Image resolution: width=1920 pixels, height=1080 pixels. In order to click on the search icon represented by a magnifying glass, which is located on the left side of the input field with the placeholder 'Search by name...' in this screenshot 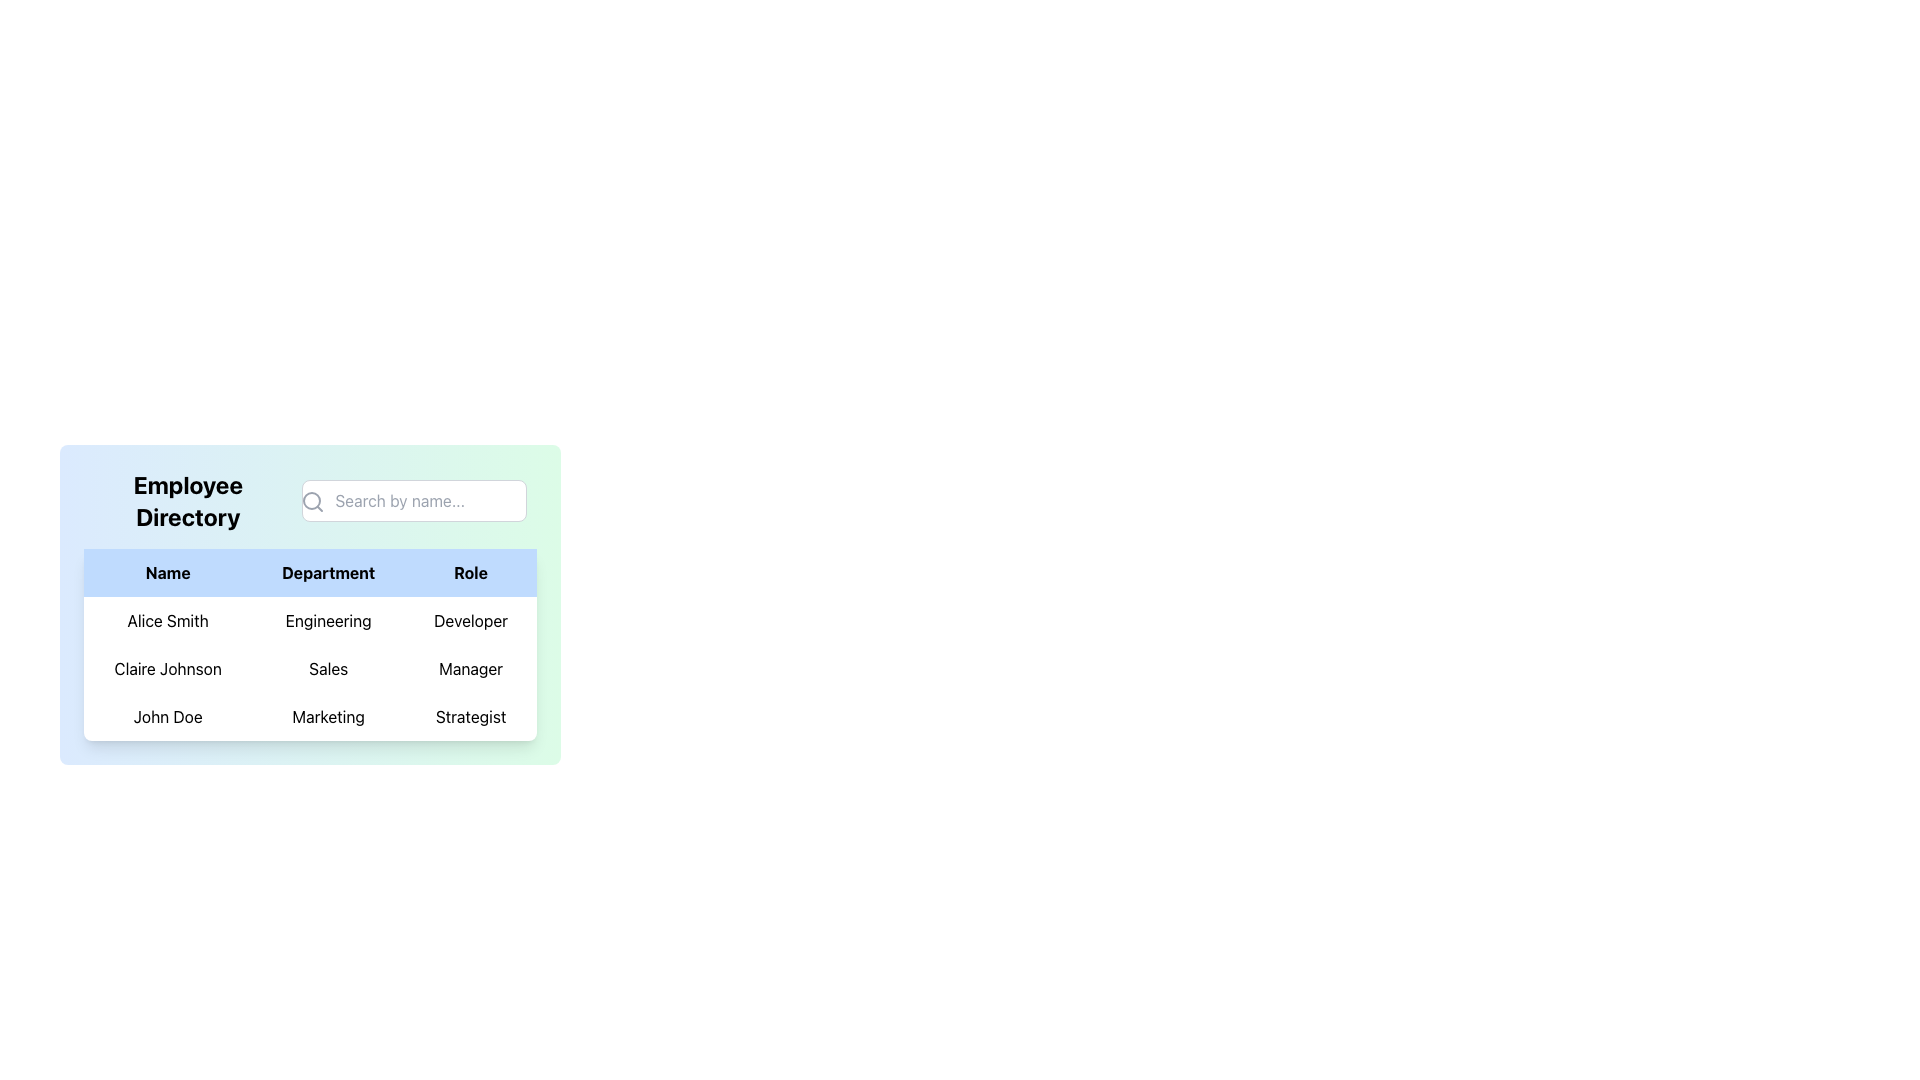, I will do `click(311, 500)`.